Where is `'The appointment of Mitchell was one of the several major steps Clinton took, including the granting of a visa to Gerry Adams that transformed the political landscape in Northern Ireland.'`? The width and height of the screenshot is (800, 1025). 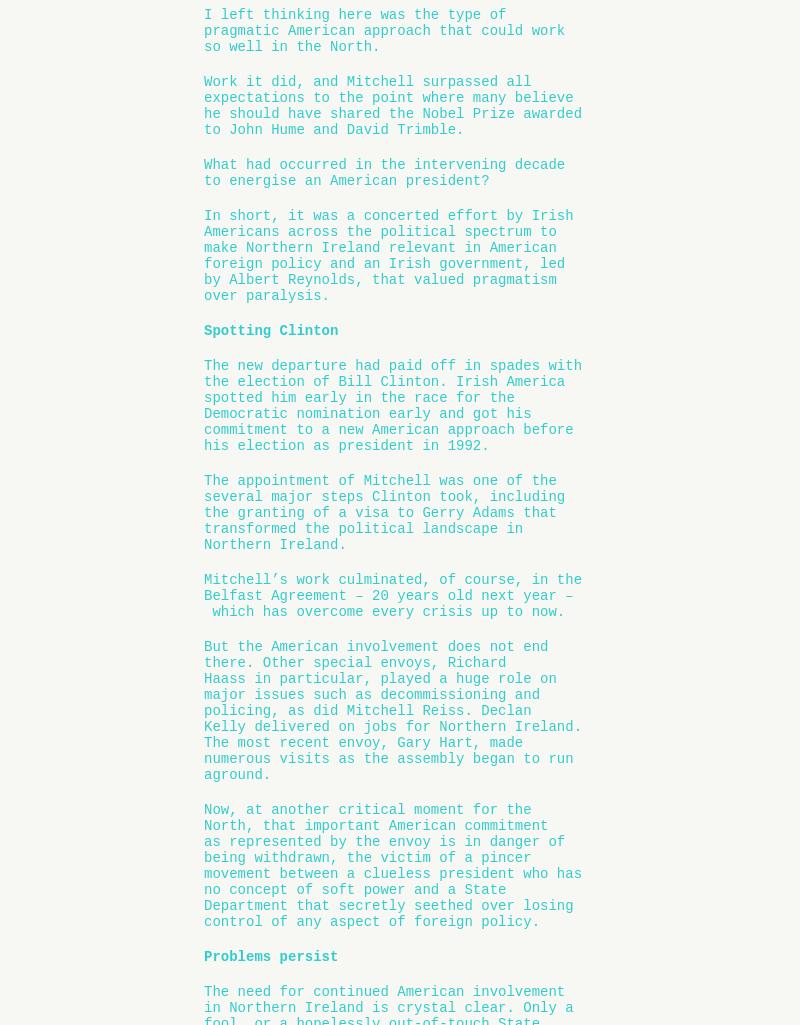
'The appointment of Mitchell was one of the several major steps Clinton took, including the granting of a visa to Gerry Adams that transformed the political landscape in Northern Ireland.' is located at coordinates (204, 511).